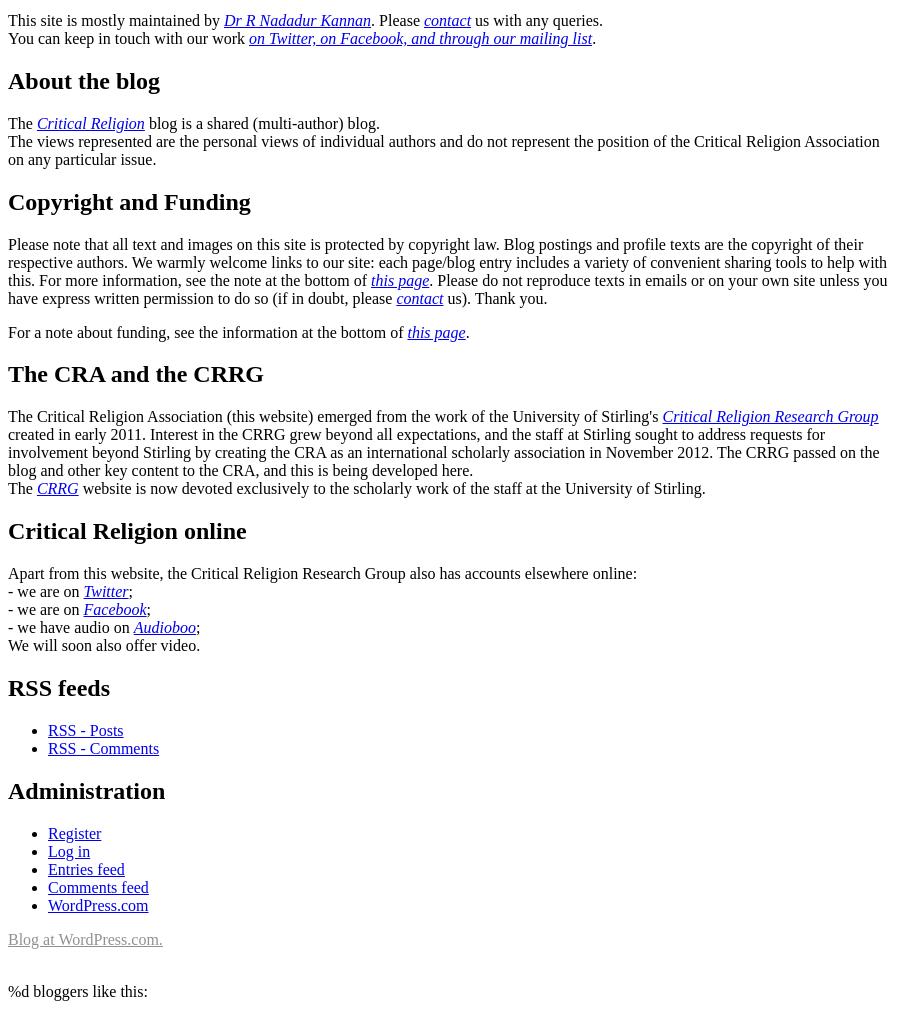 The height and width of the screenshot is (1014, 900). What do you see at coordinates (396, 18) in the screenshot?
I see `'.  Please'` at bounding box center [396, 18].